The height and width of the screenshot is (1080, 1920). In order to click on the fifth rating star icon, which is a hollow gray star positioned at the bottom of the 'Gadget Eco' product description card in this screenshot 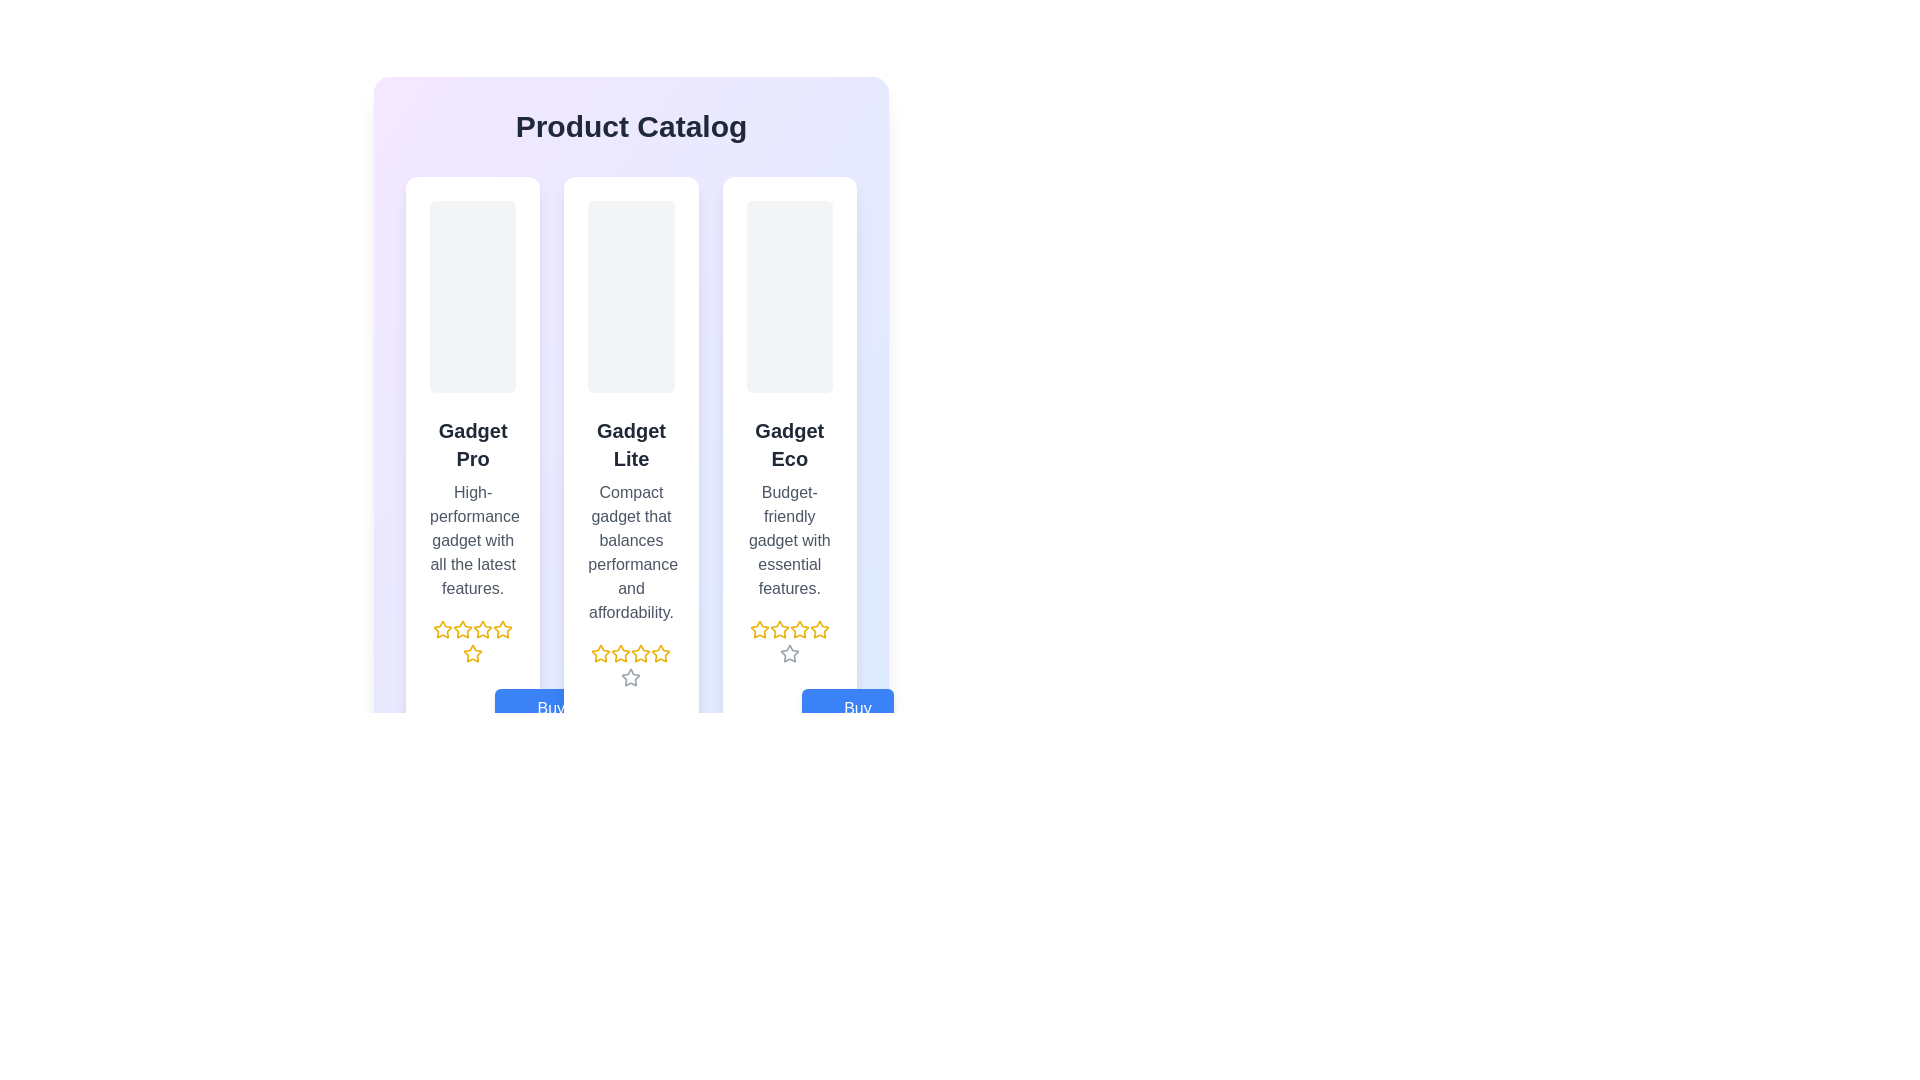, I will do `click(788, 653)`.